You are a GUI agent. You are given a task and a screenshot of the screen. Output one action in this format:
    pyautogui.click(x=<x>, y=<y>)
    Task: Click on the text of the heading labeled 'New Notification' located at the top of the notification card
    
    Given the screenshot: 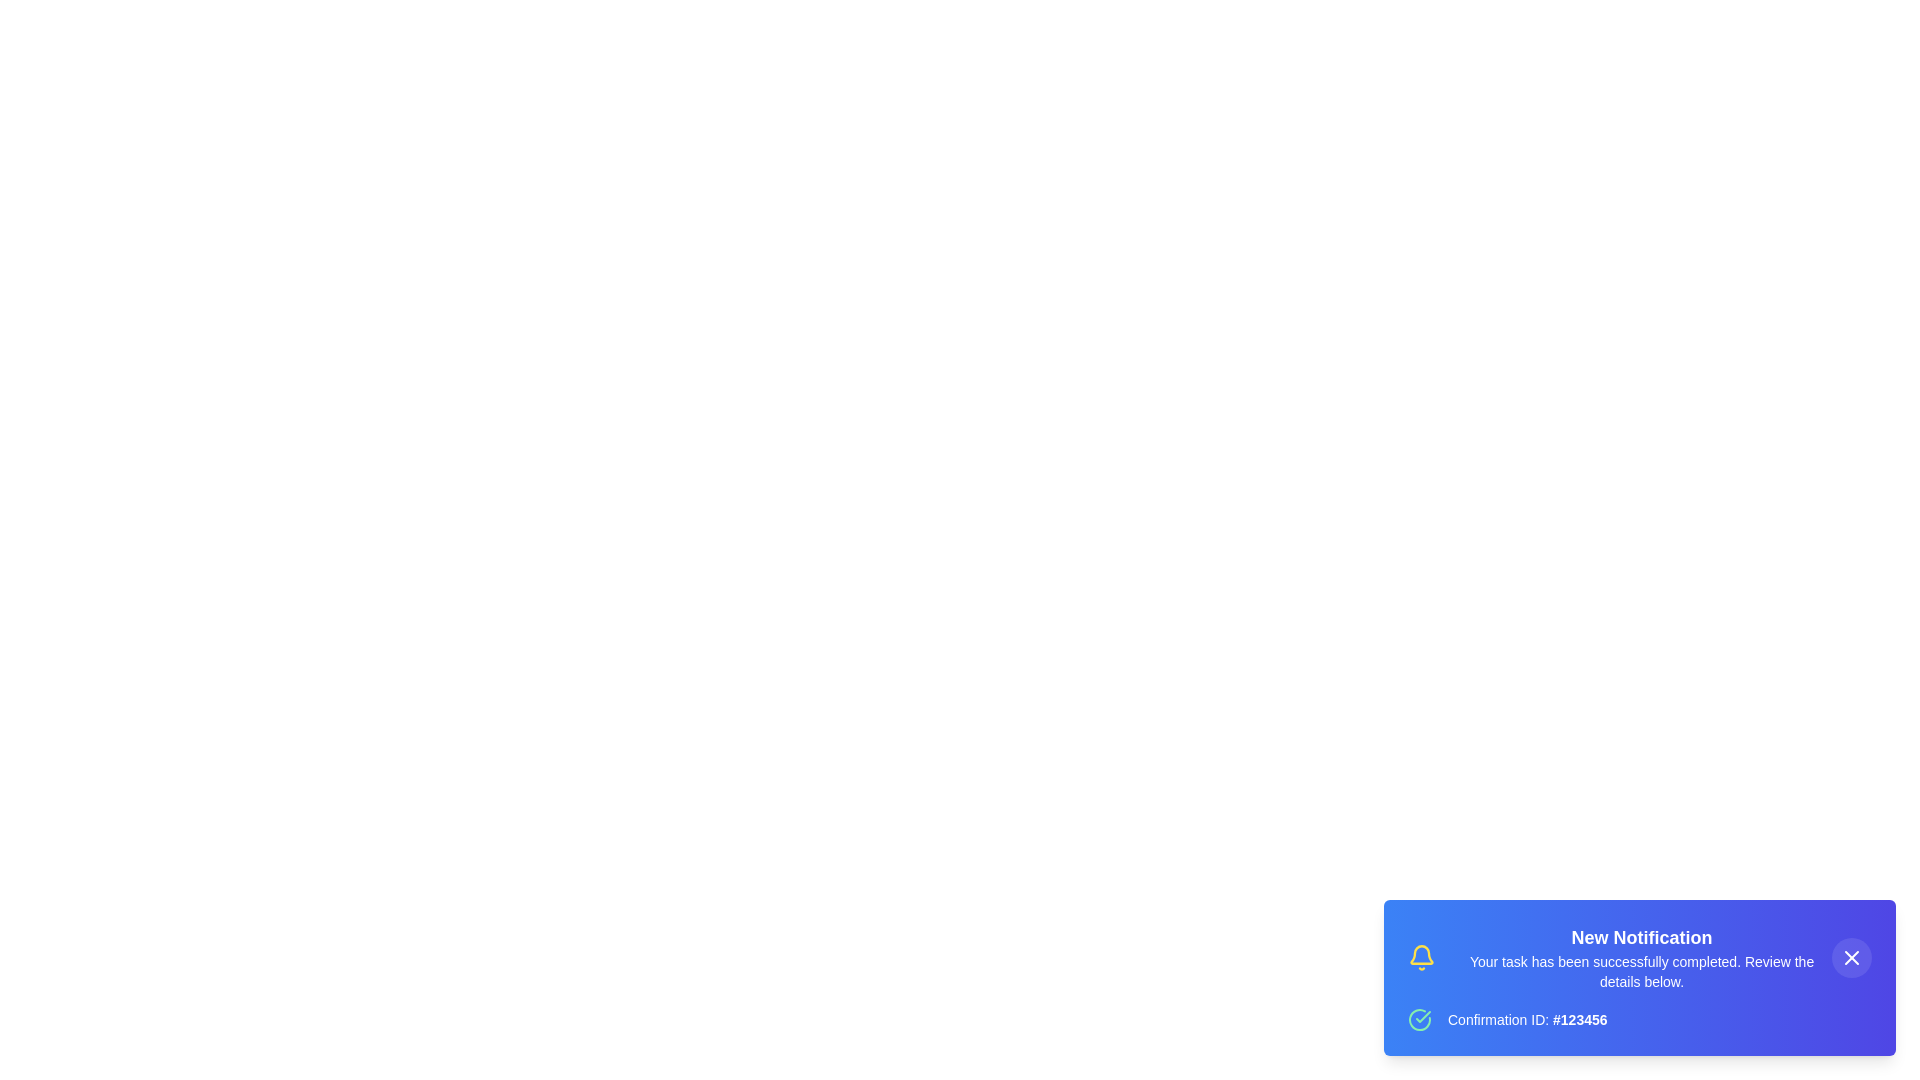 What is the action you would take?
    pyautogui.click(x=1641, y=937)
    